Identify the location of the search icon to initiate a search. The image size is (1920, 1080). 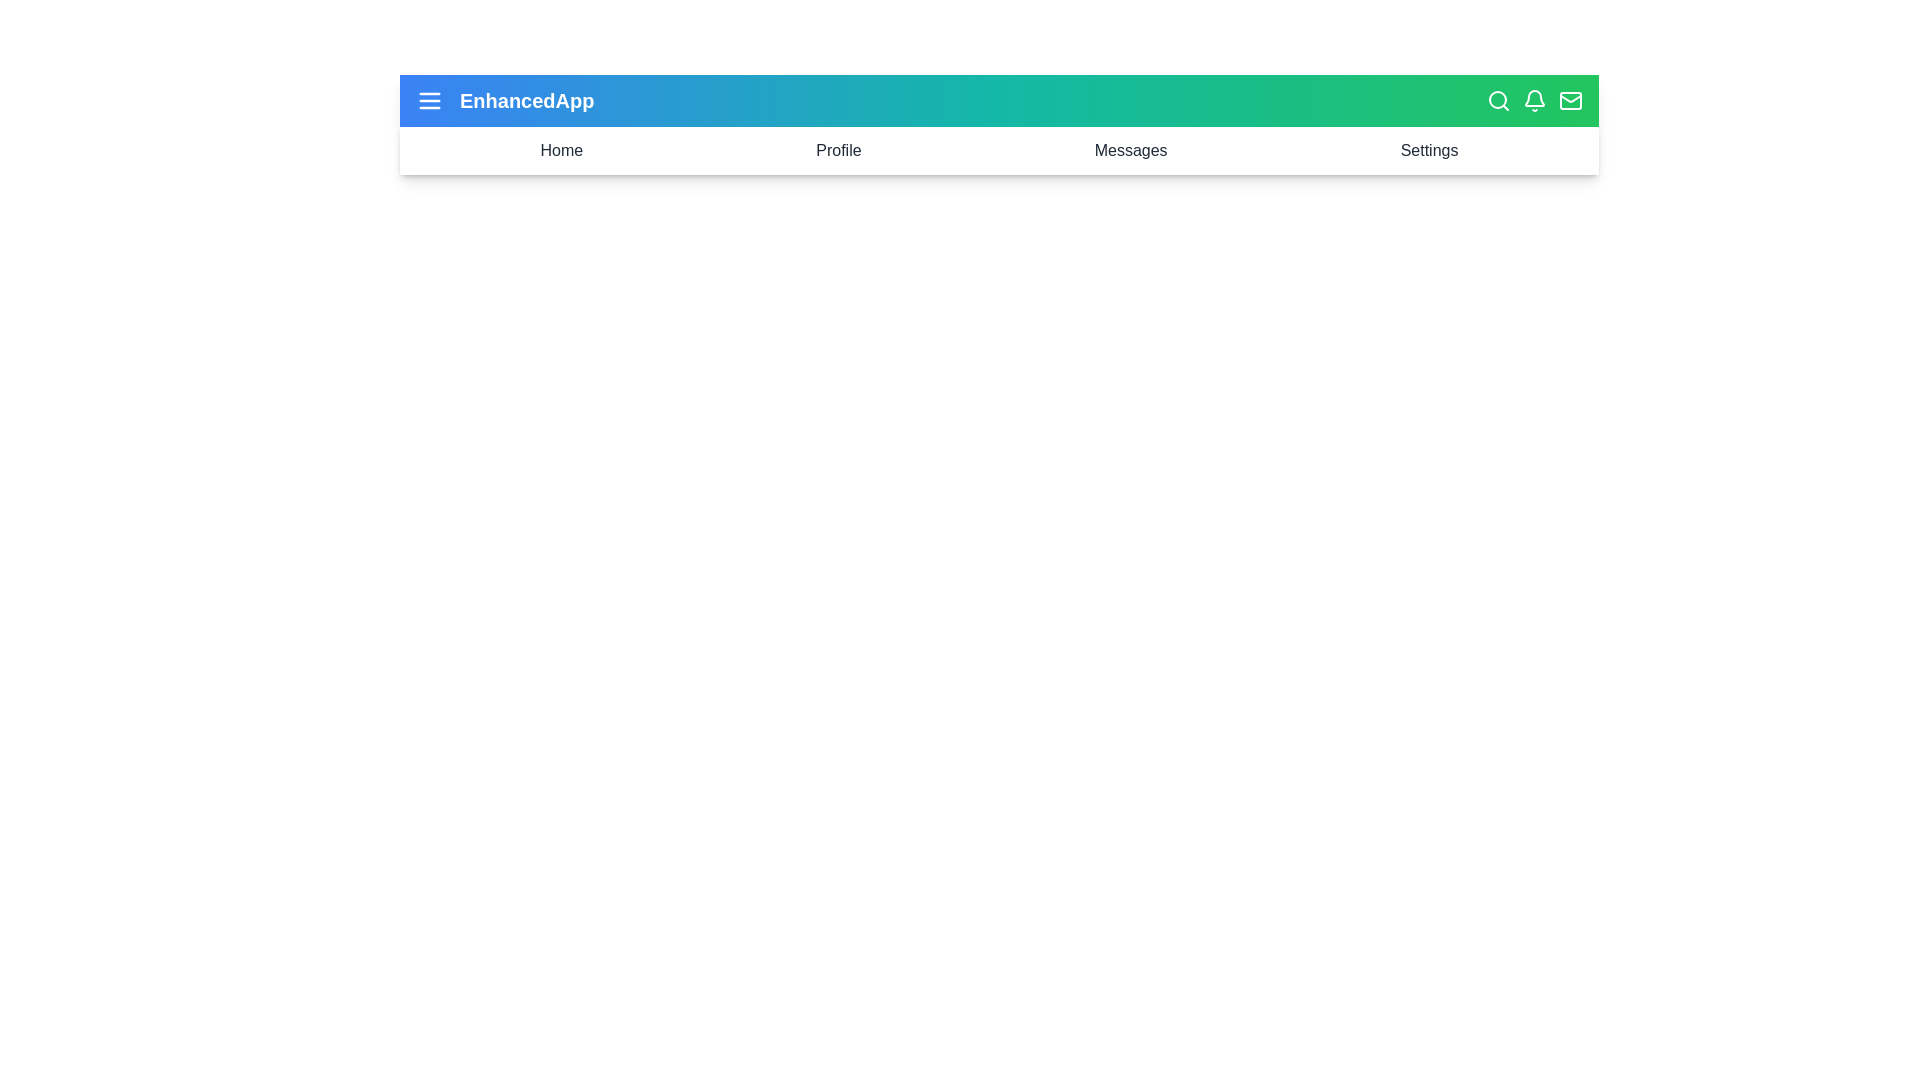
(1498, 100).